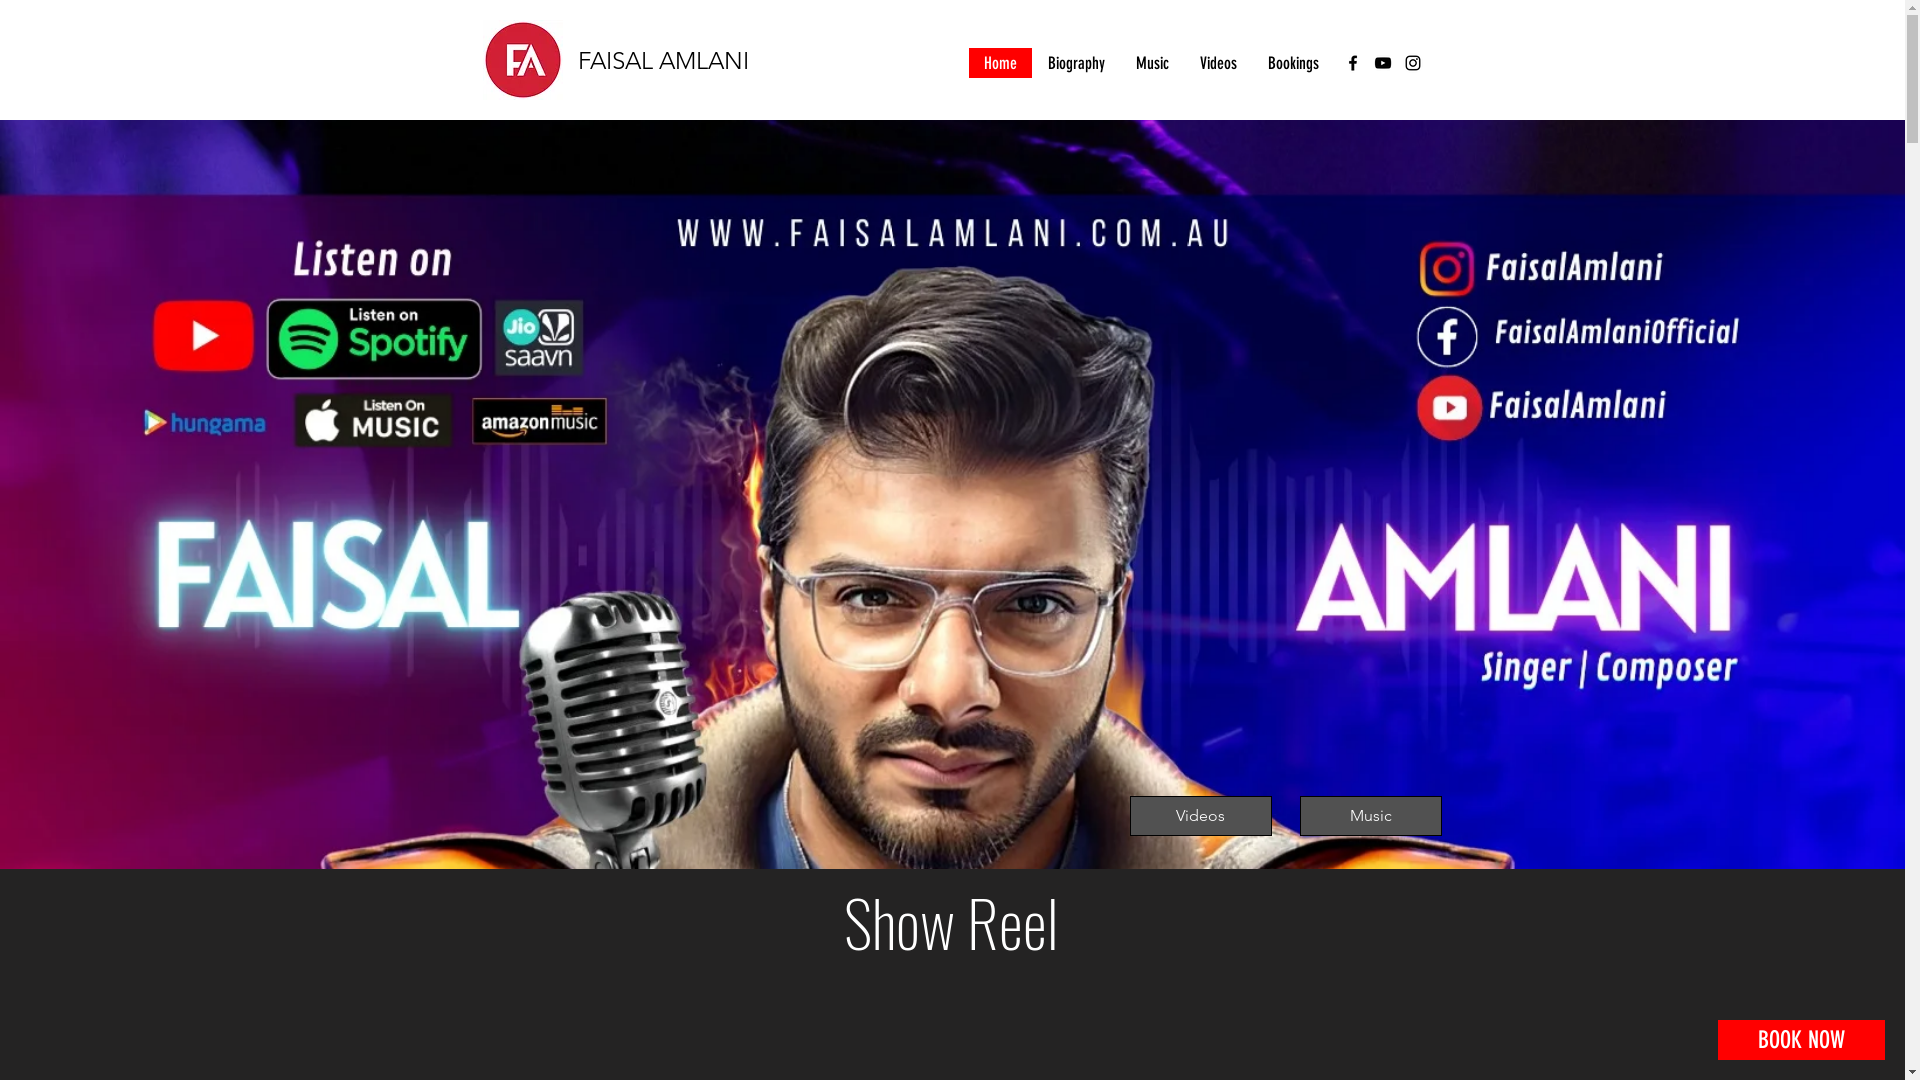 This screenshot has width=1920, height=1080. Describe the element at coordinates (1292, 61) in the screenshot. I see `'Bookings'` at that location.